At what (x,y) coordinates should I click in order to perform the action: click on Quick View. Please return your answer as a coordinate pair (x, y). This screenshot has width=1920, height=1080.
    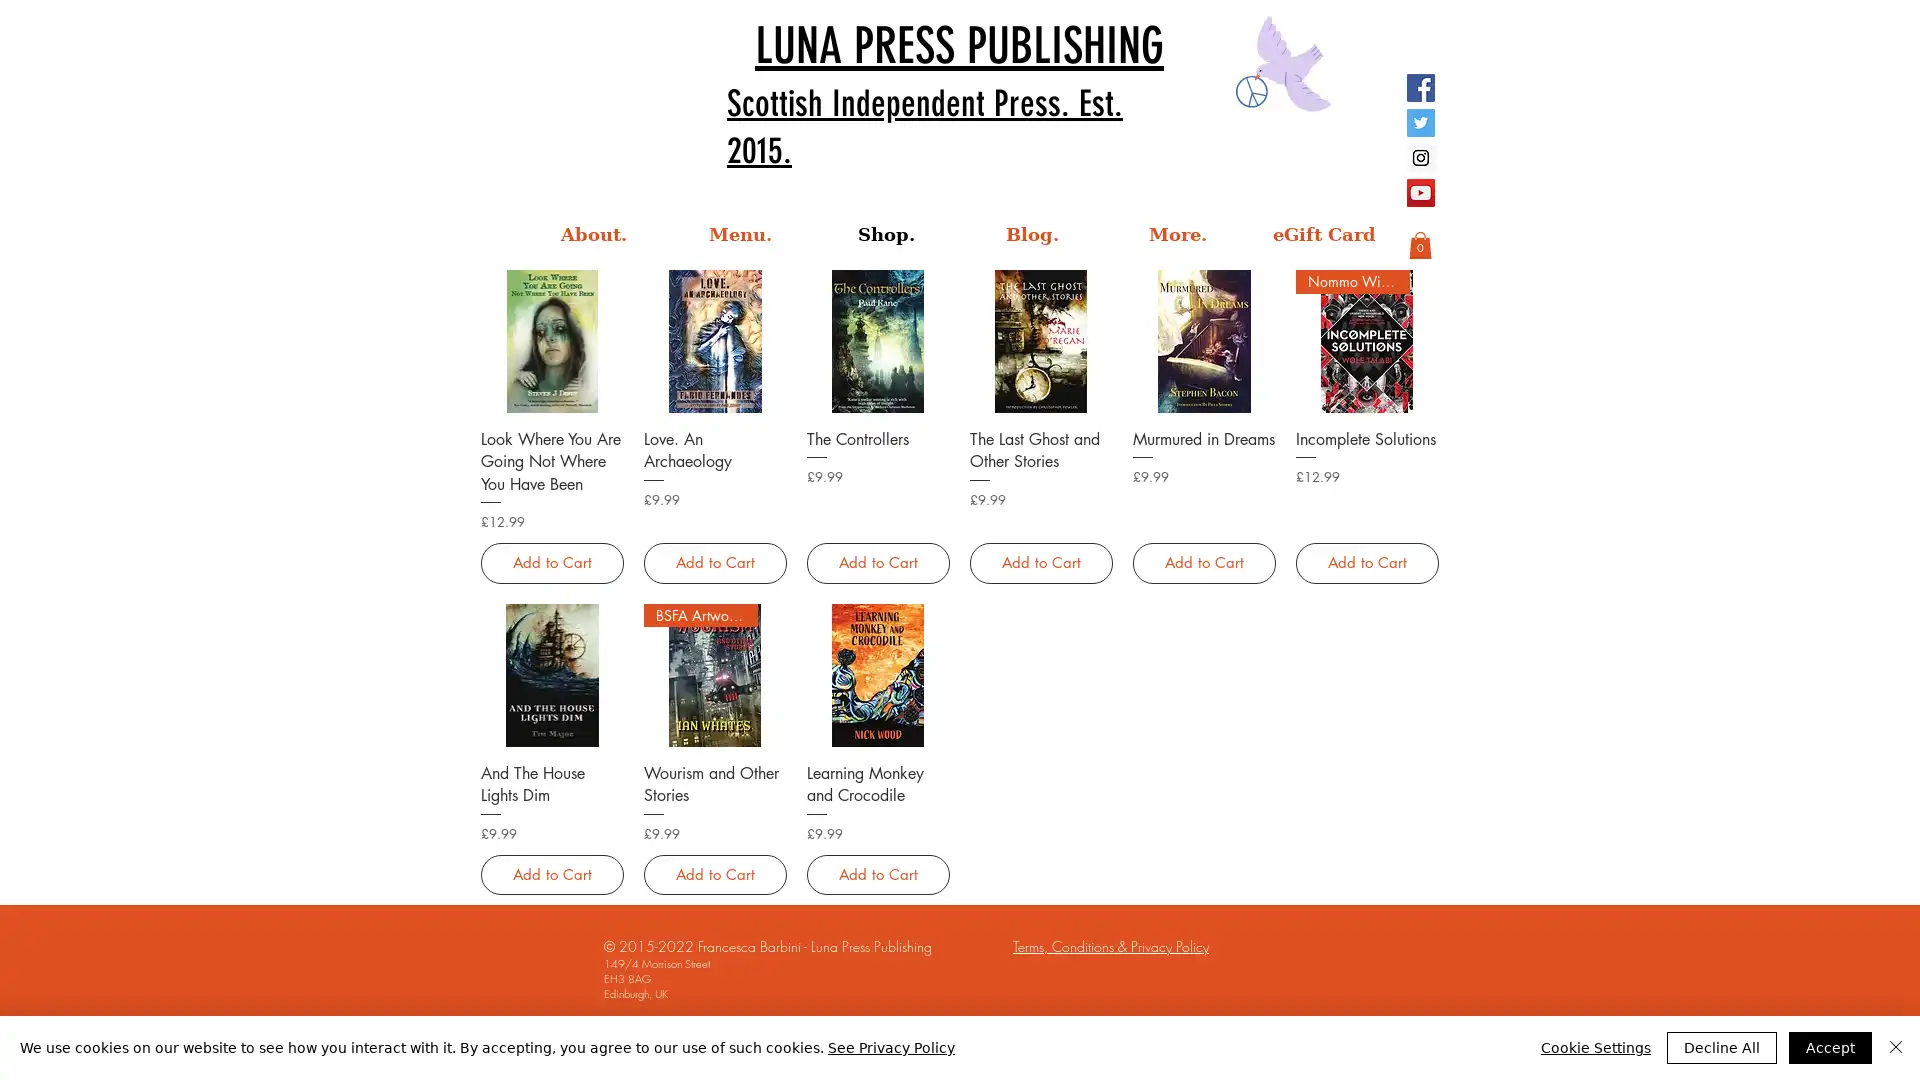
    Looking at the image, I should click on (1202, 435).